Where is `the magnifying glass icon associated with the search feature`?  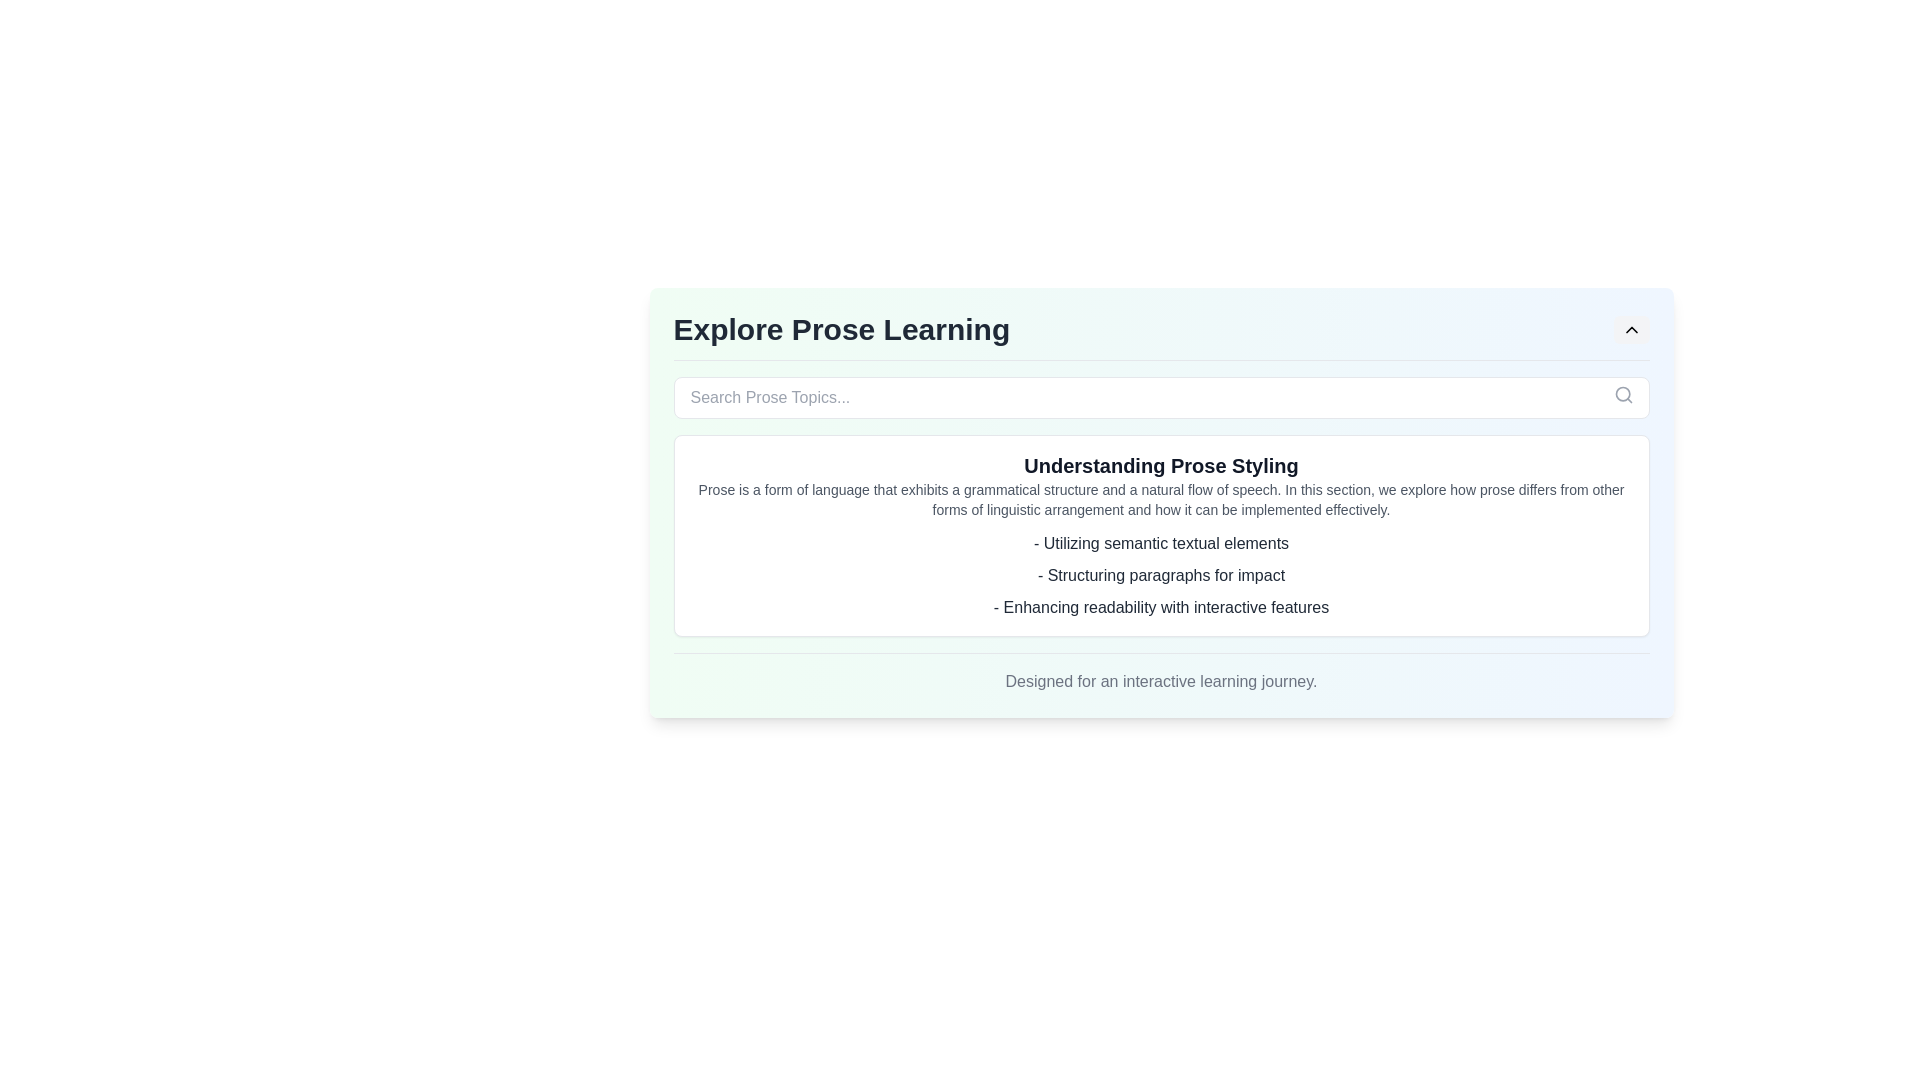 the magnifying glass icon associated with the search feature is located at coordinates (1623, 394).